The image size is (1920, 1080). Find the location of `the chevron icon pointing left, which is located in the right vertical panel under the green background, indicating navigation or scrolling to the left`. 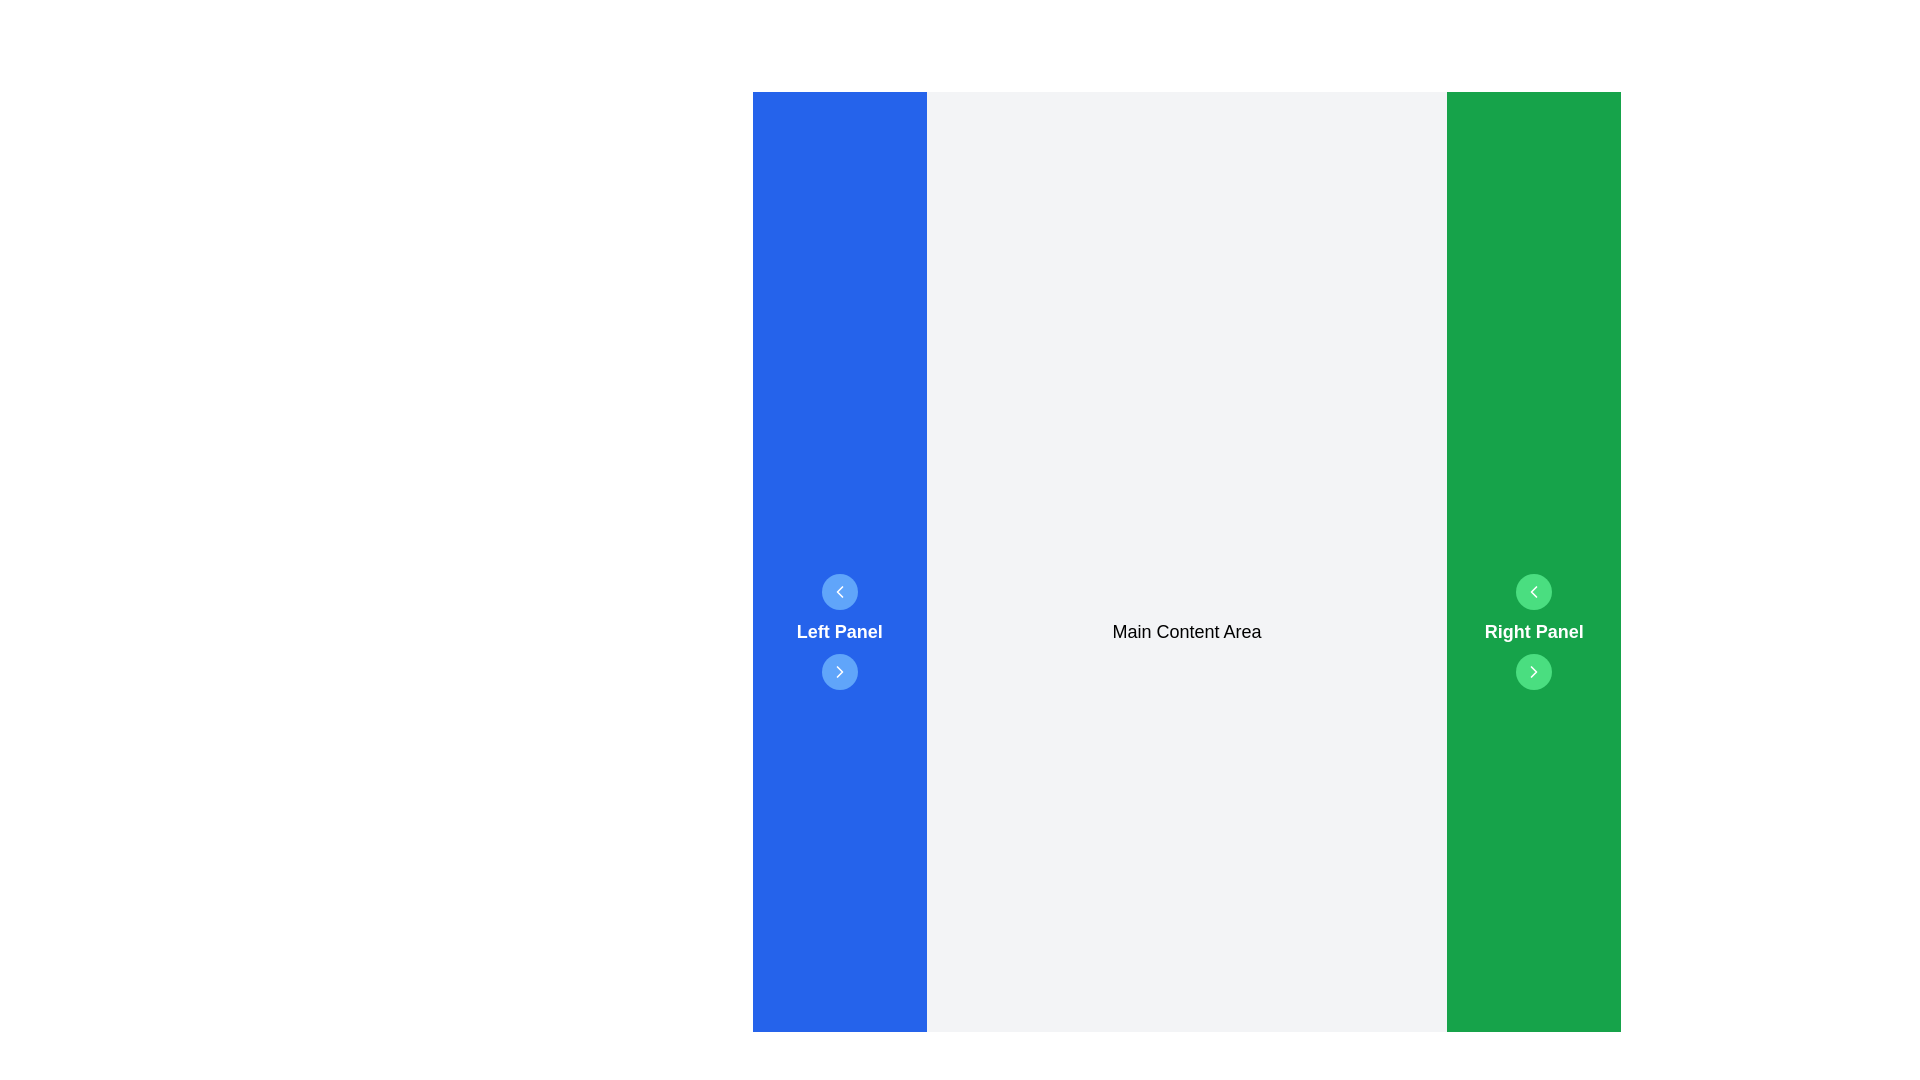

the chevron icon pointing left, which is located in the right vertical panel under the green background, indicating navigation or scrolling to the left is located at coordinates (1533, 590).